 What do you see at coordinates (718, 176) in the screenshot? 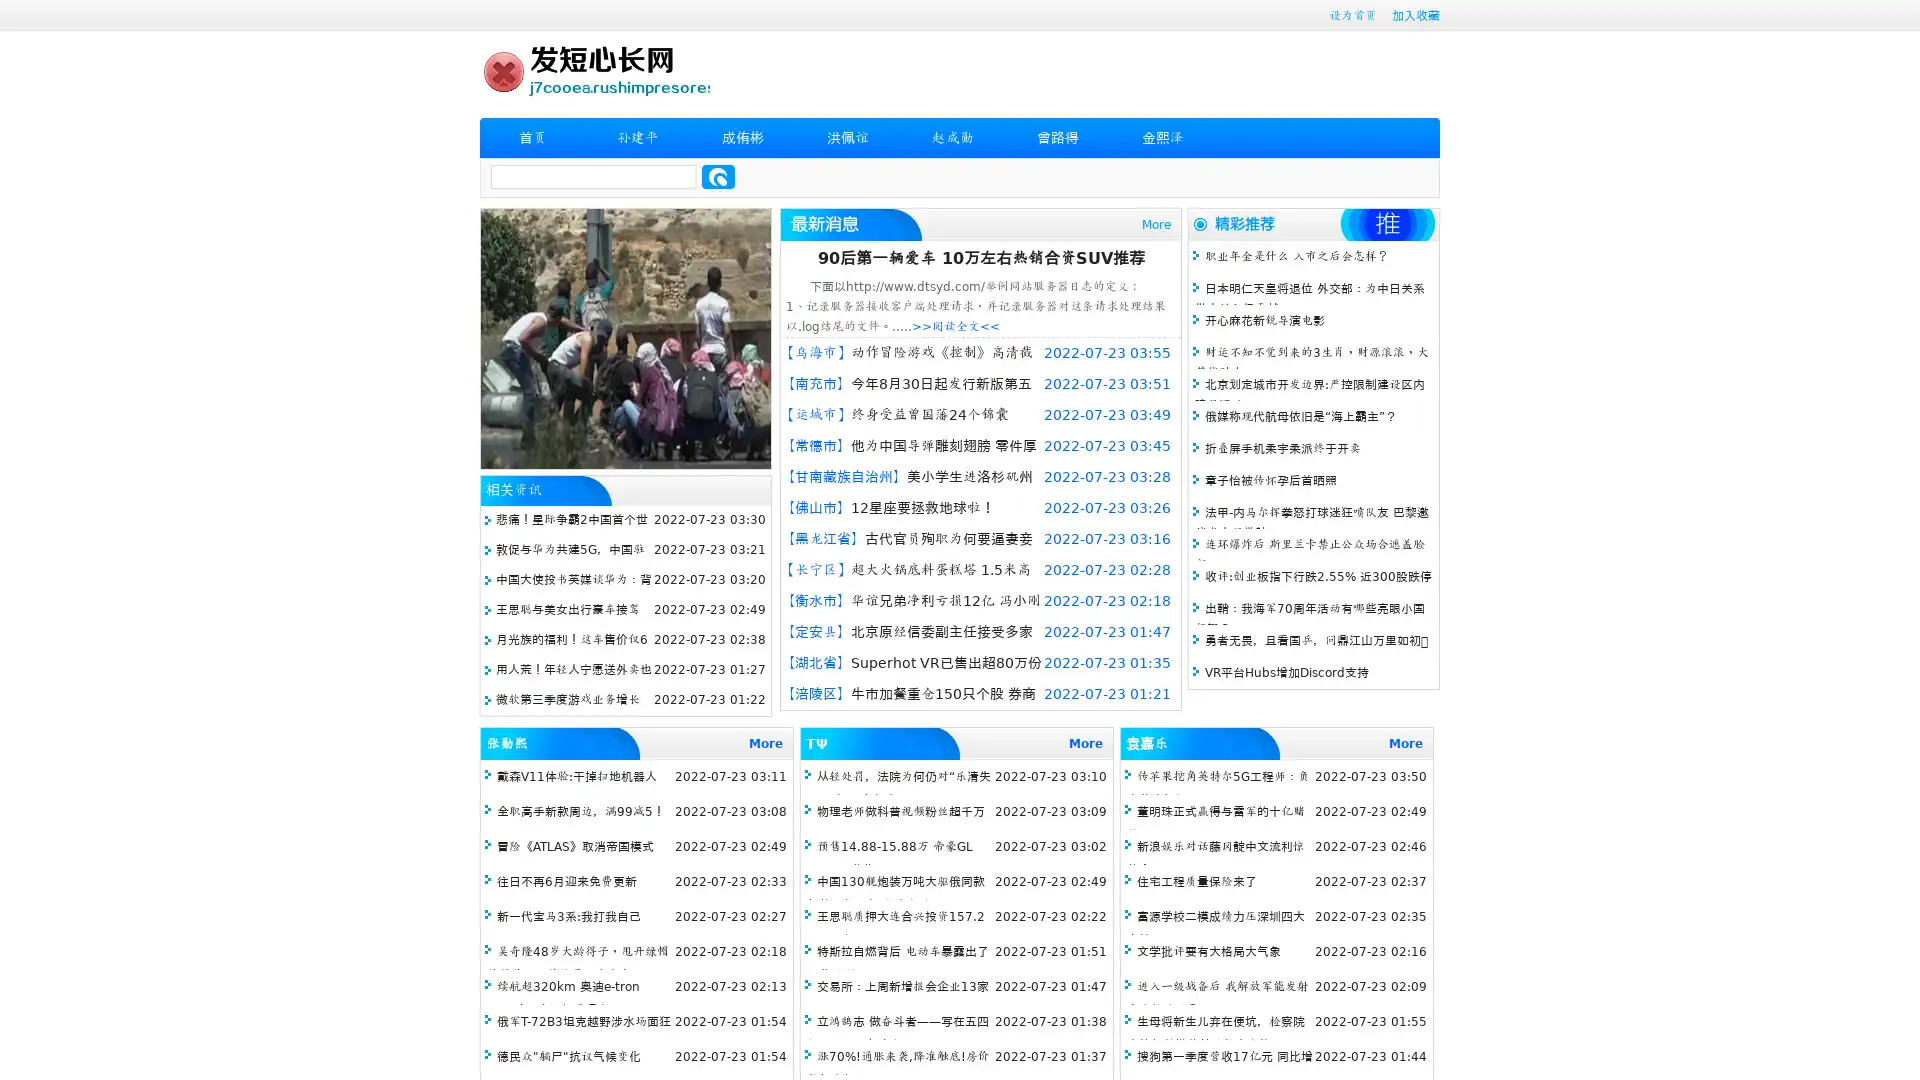
I see `Search` at bounding box center [718, 176].